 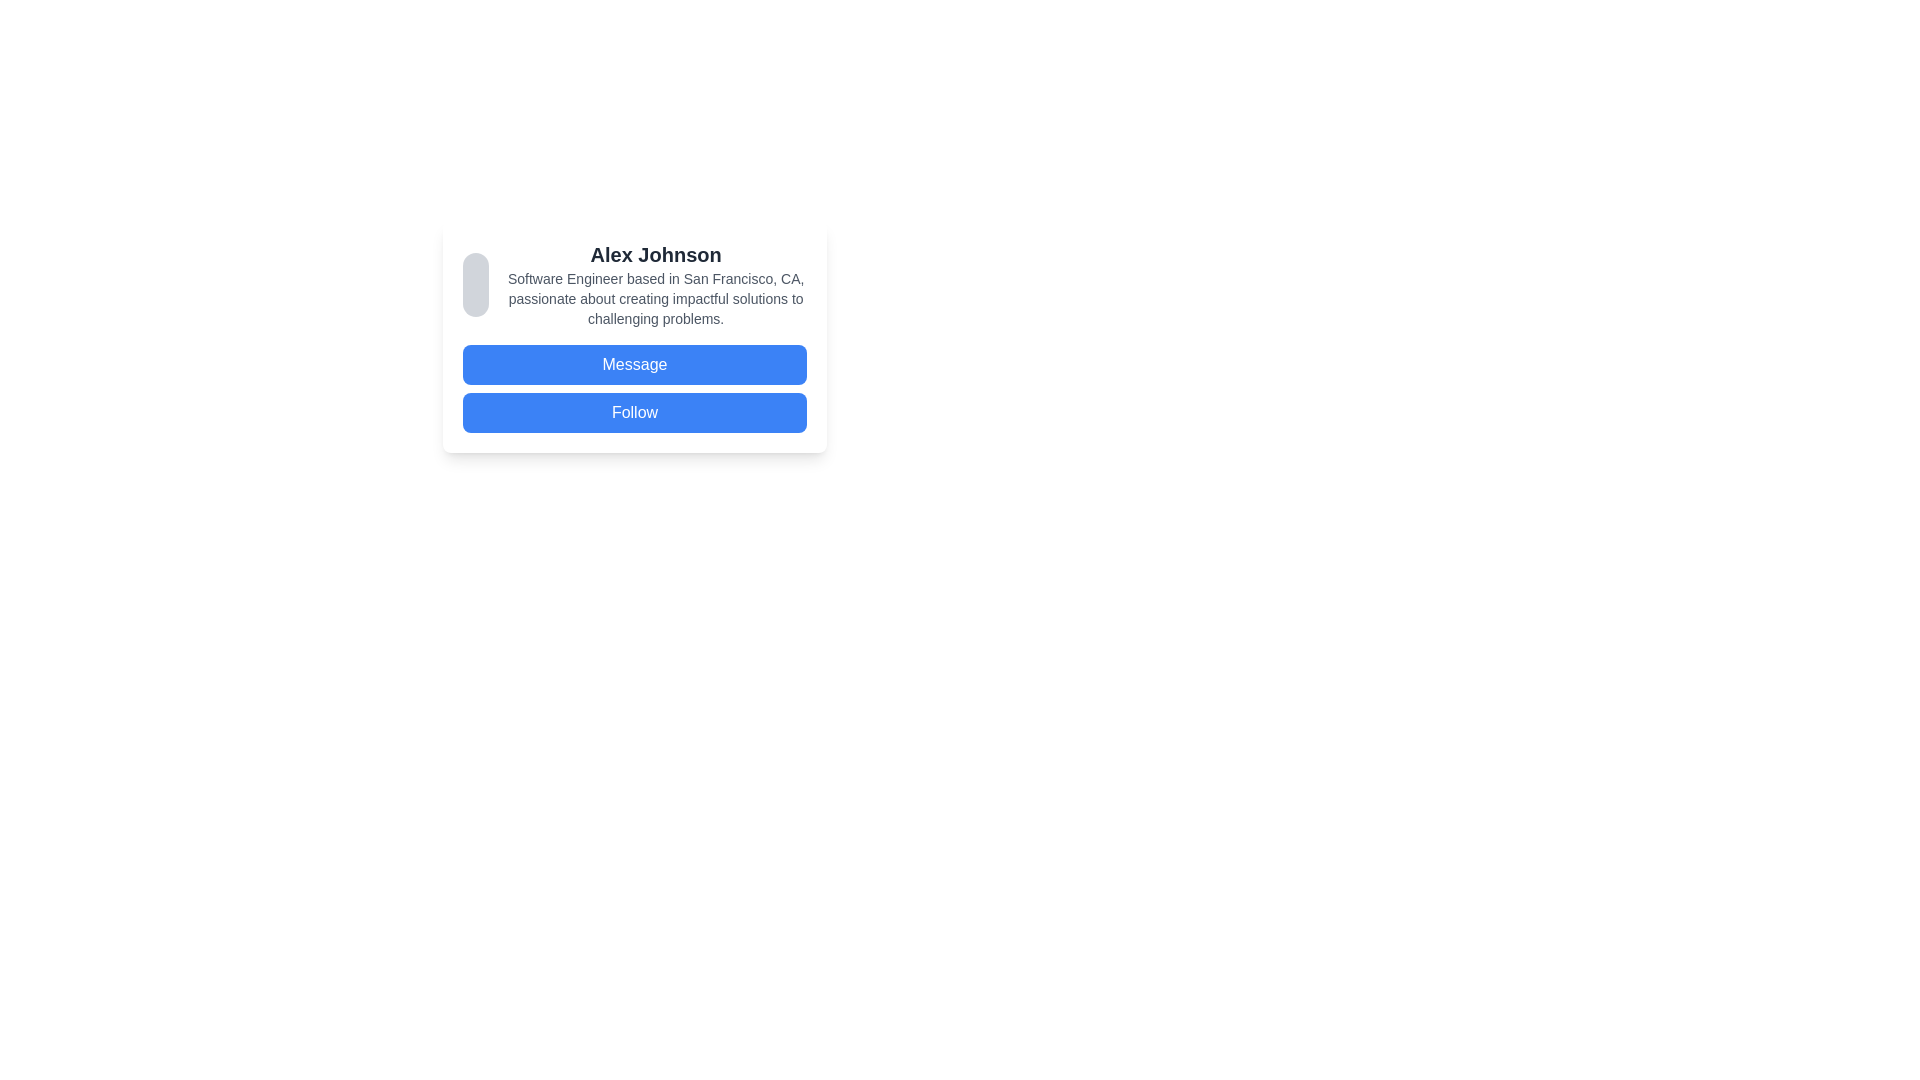 I want to click on the prominent text label displaying 'Alex Johnson', which is styled boldly and located at the center-top of the UI card, so click(x=656, y=253).